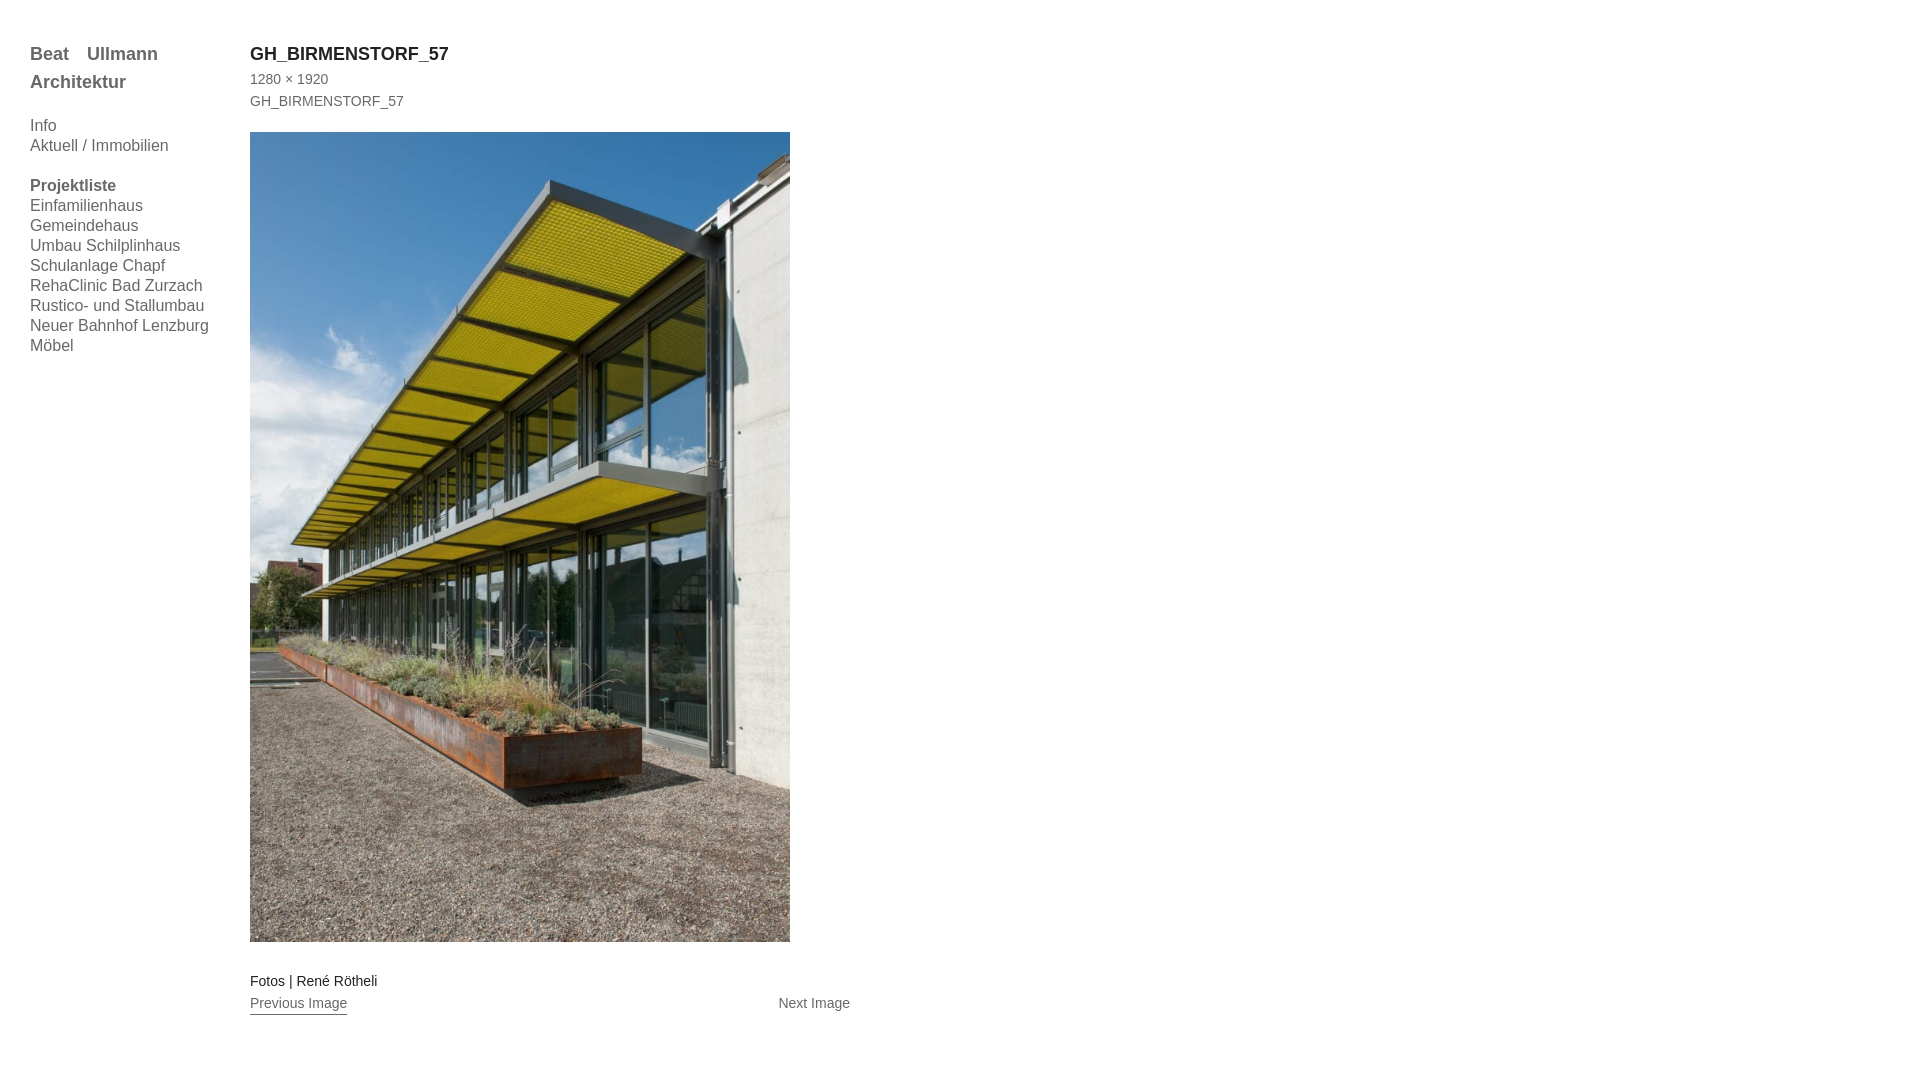 This screenshot has width=1920, height=1080. What do you see at coordinates (85, 205) in the screenshot?
I see `'Einfamilienhaus'` at bounding box center [85, 205].